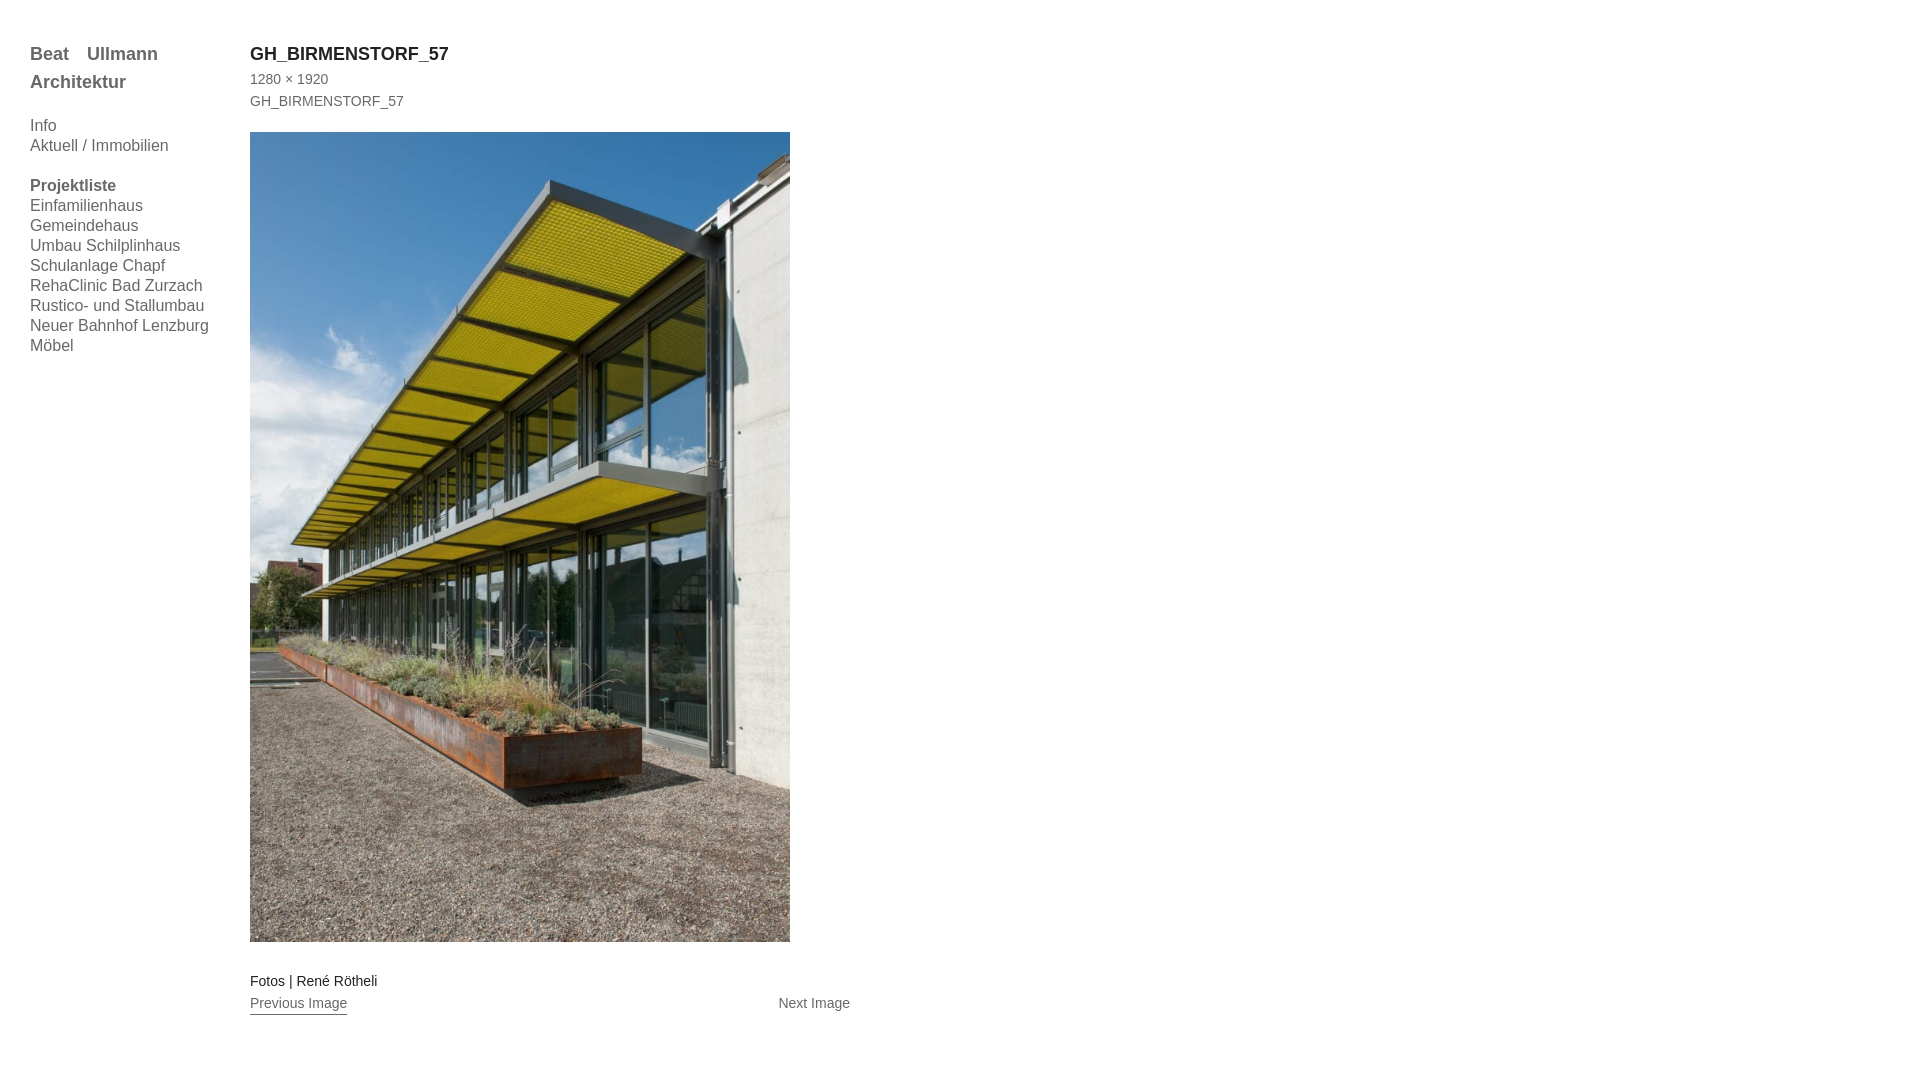 This screenshot has width=1920, height=1080. What do you see at coordinates (85, 205) in the screenshot?
I see `'Einfamilienhaus'` at bounding box center [85, 205].